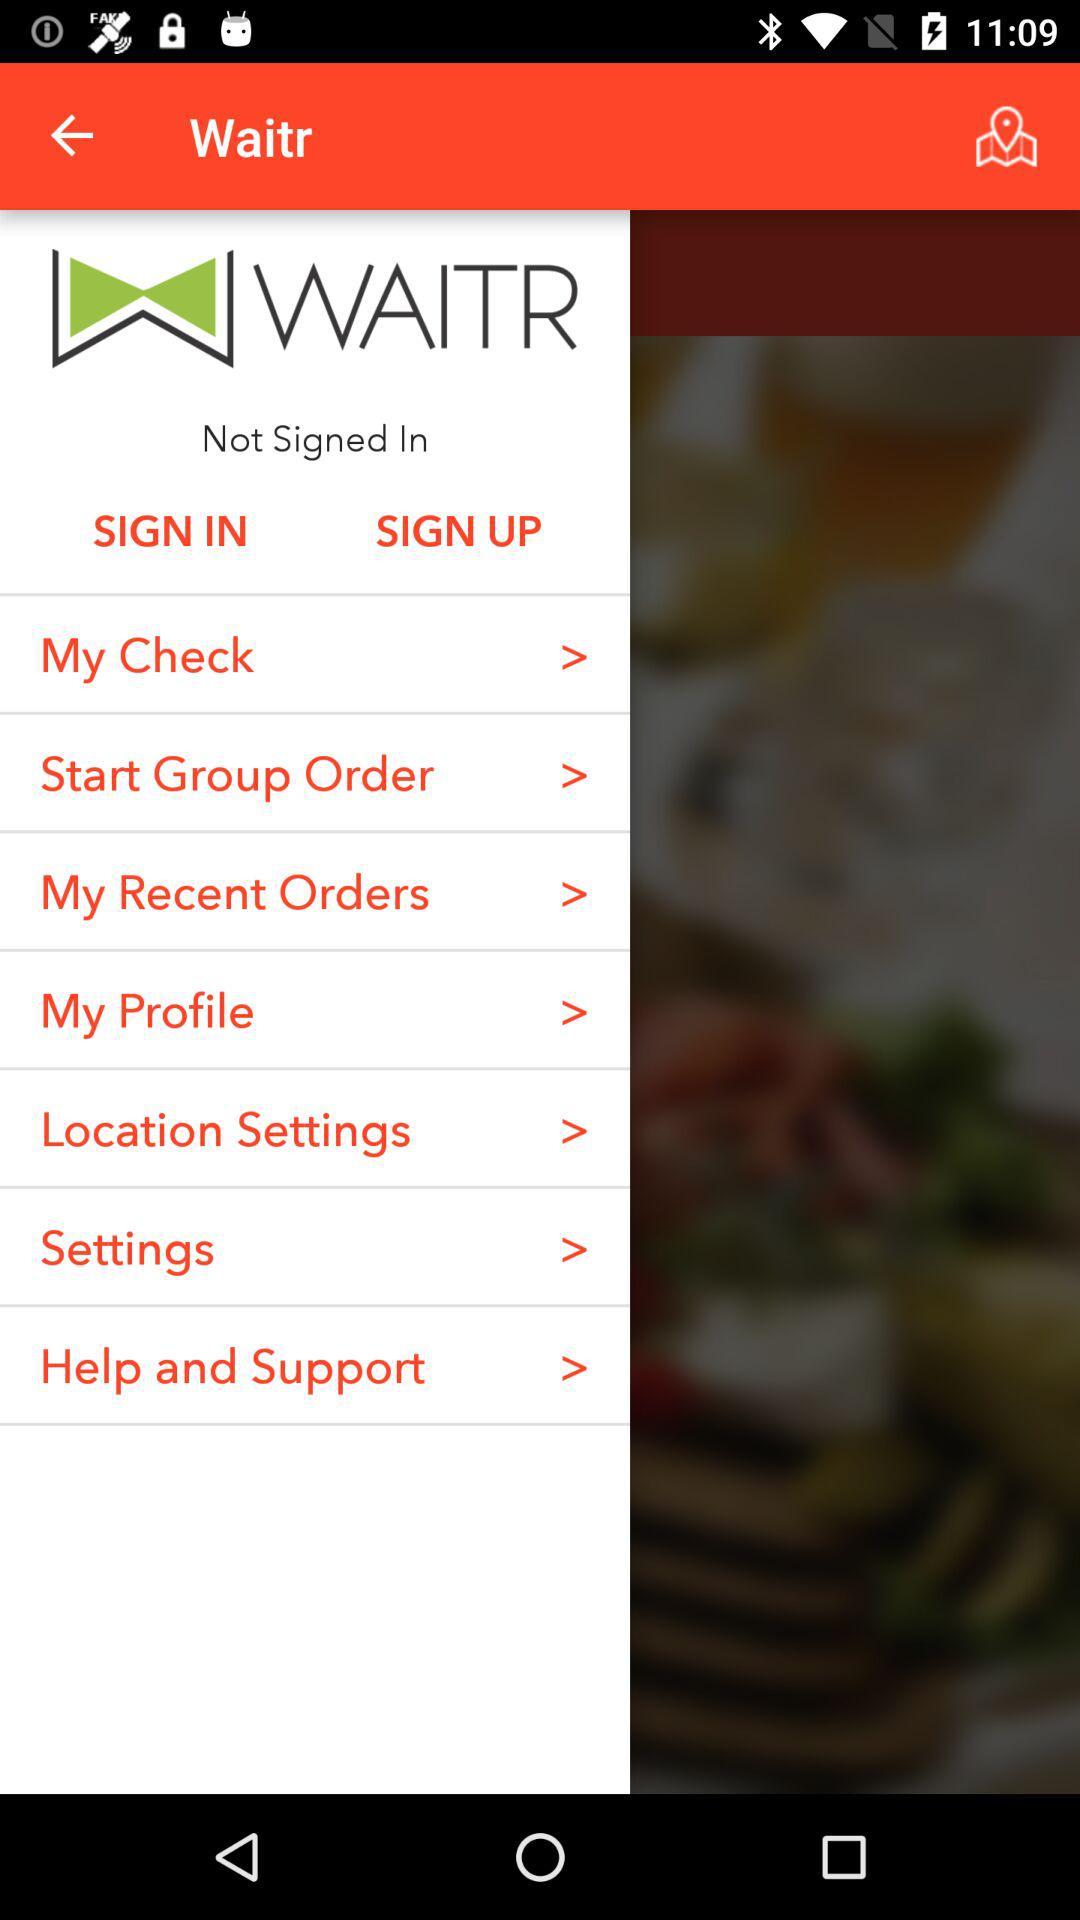 This screenshot has width=1080, height=1920. Describe the element at coordinates (574, 771) in the screenshot. I see `the item to the right of start group order icon` at that location.